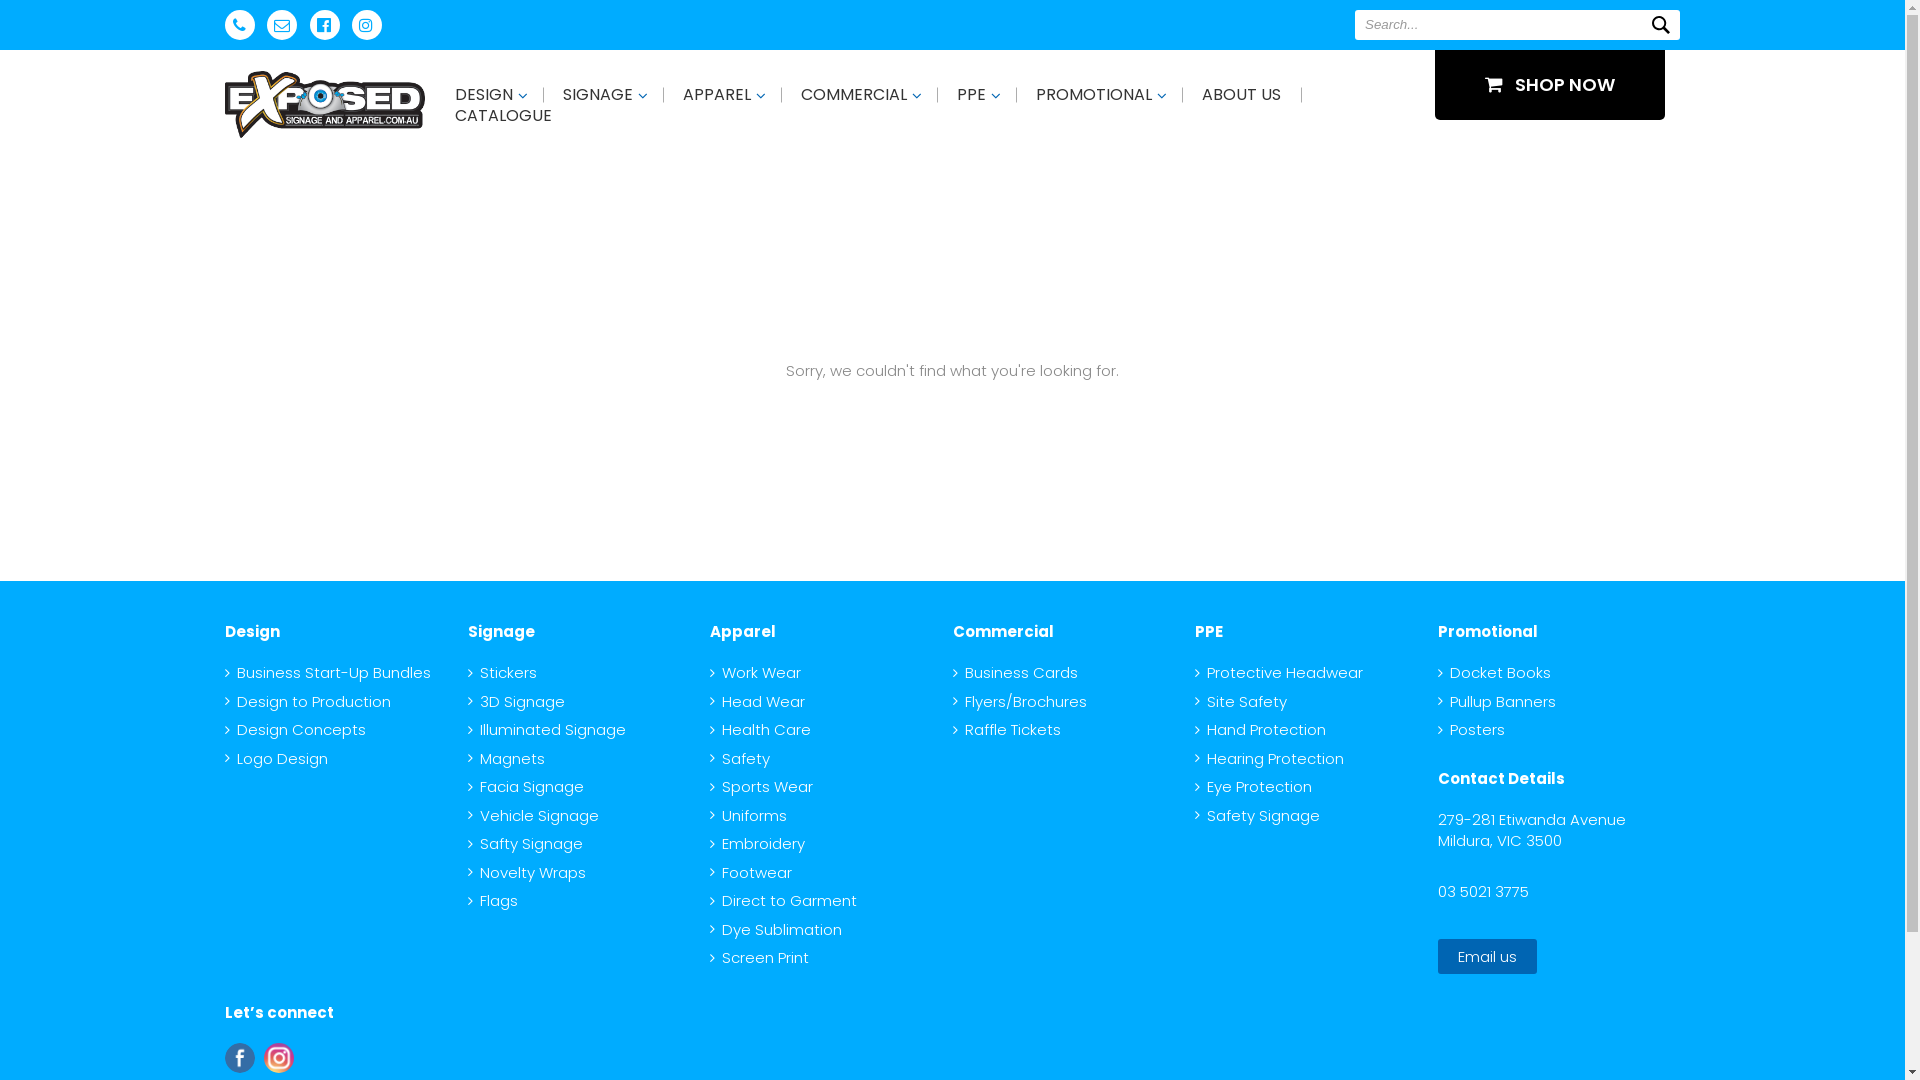 This screenshot has width=1920, height=1080. Describe the element at coordinates (1006, 729) in the screenshot. I see `'Raffle Tickets'` at that location.